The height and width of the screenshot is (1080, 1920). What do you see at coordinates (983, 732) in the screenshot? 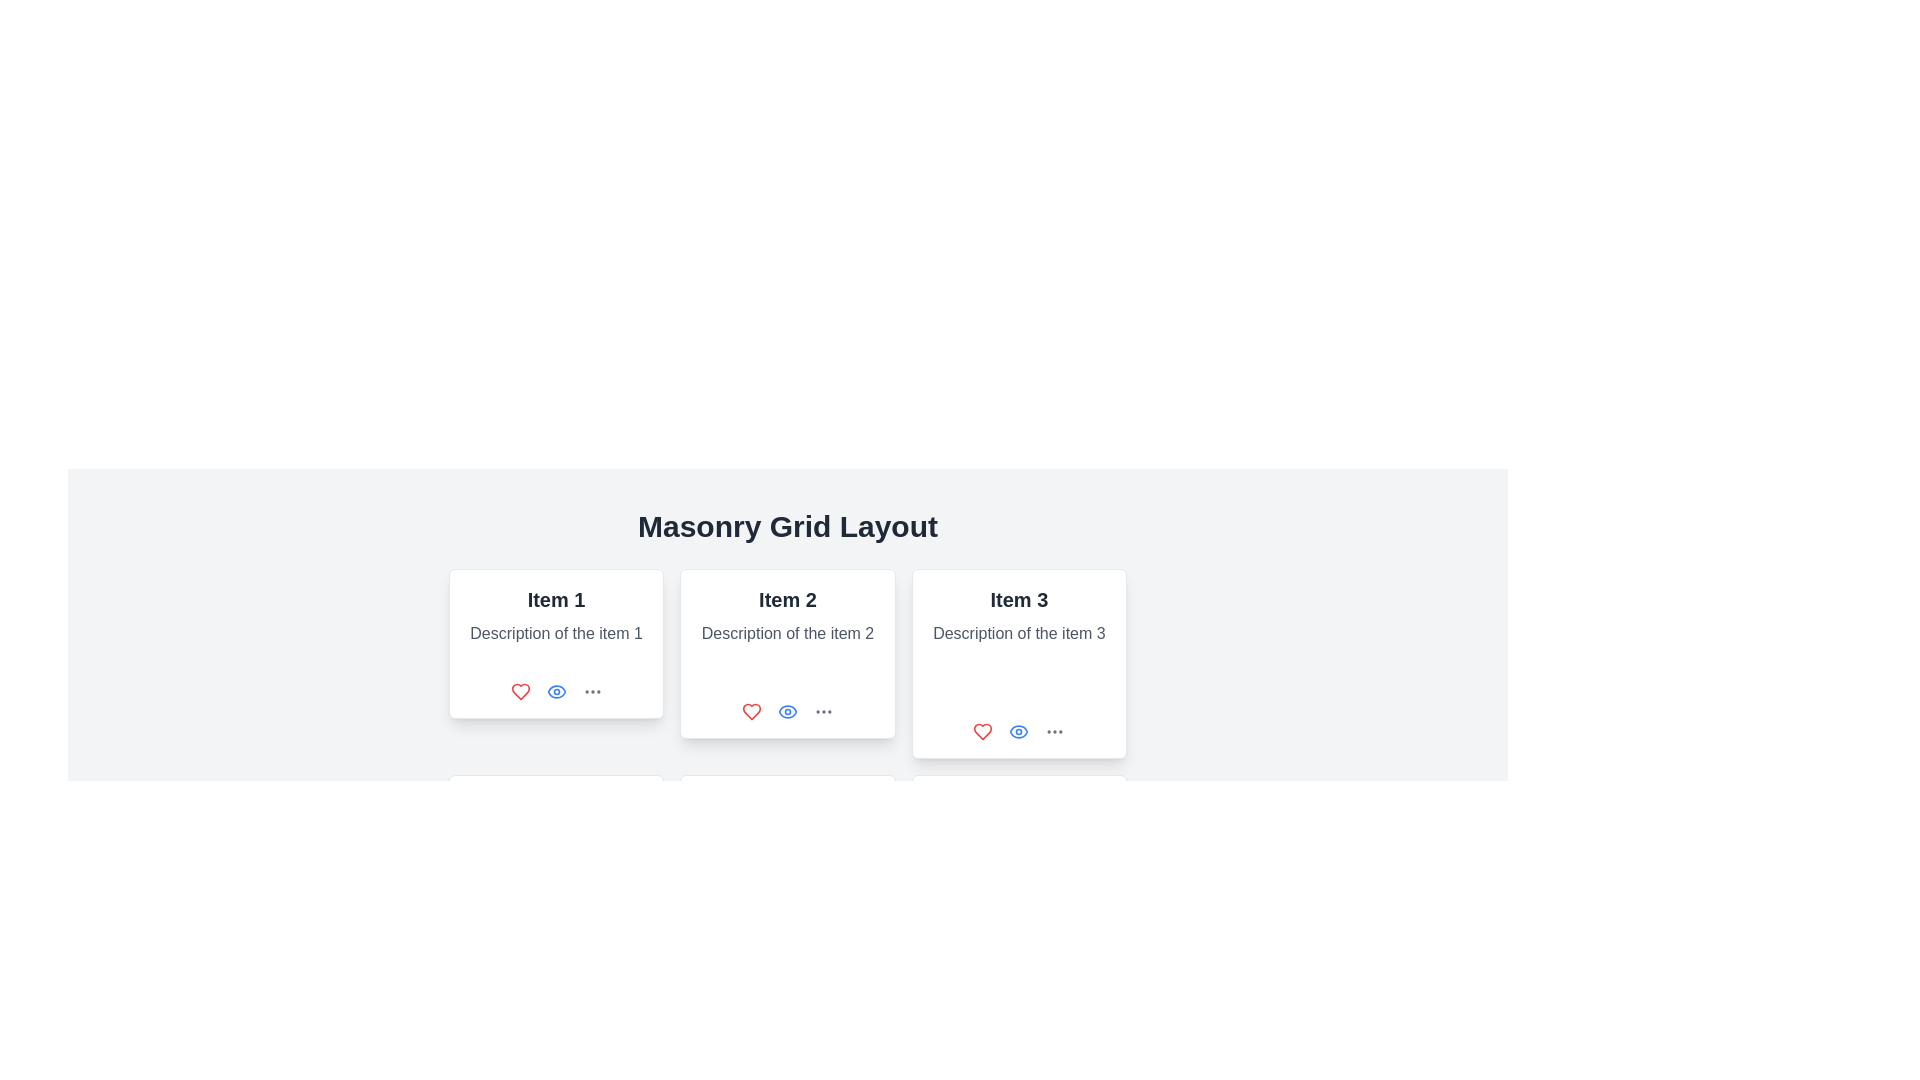
I see `the heart icon button in the bottom action row of the 'Item 3' card` at bounding box center [983, 732].